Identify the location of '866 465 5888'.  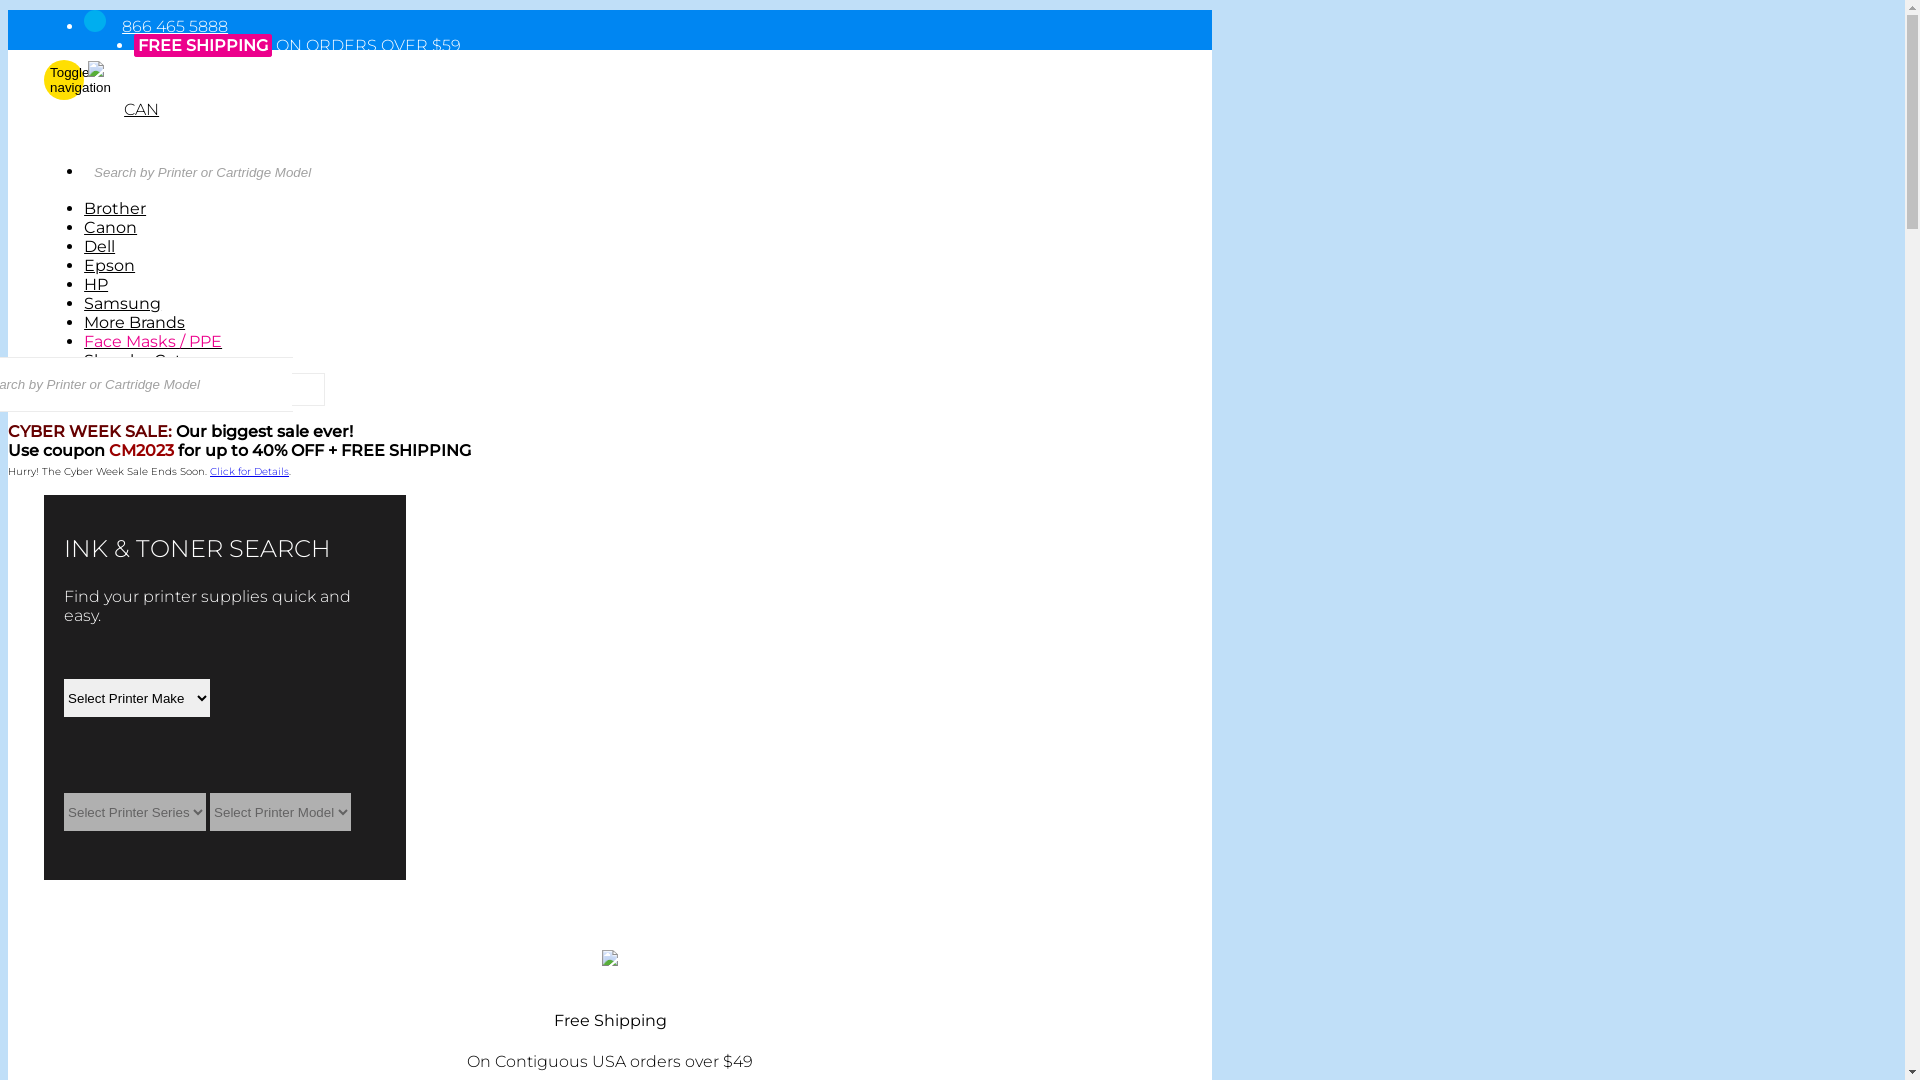
(174, 26).